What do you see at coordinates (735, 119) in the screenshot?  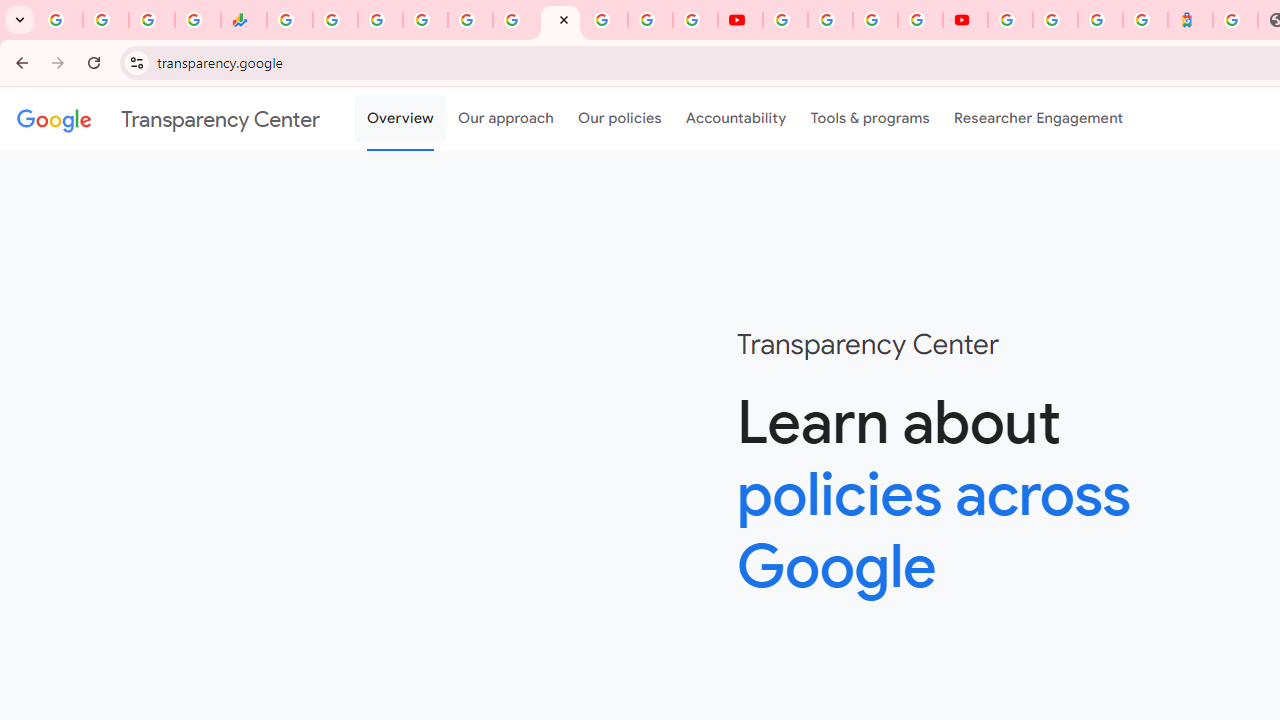 I see `'Accountability'` at bounding box center [735, 119].